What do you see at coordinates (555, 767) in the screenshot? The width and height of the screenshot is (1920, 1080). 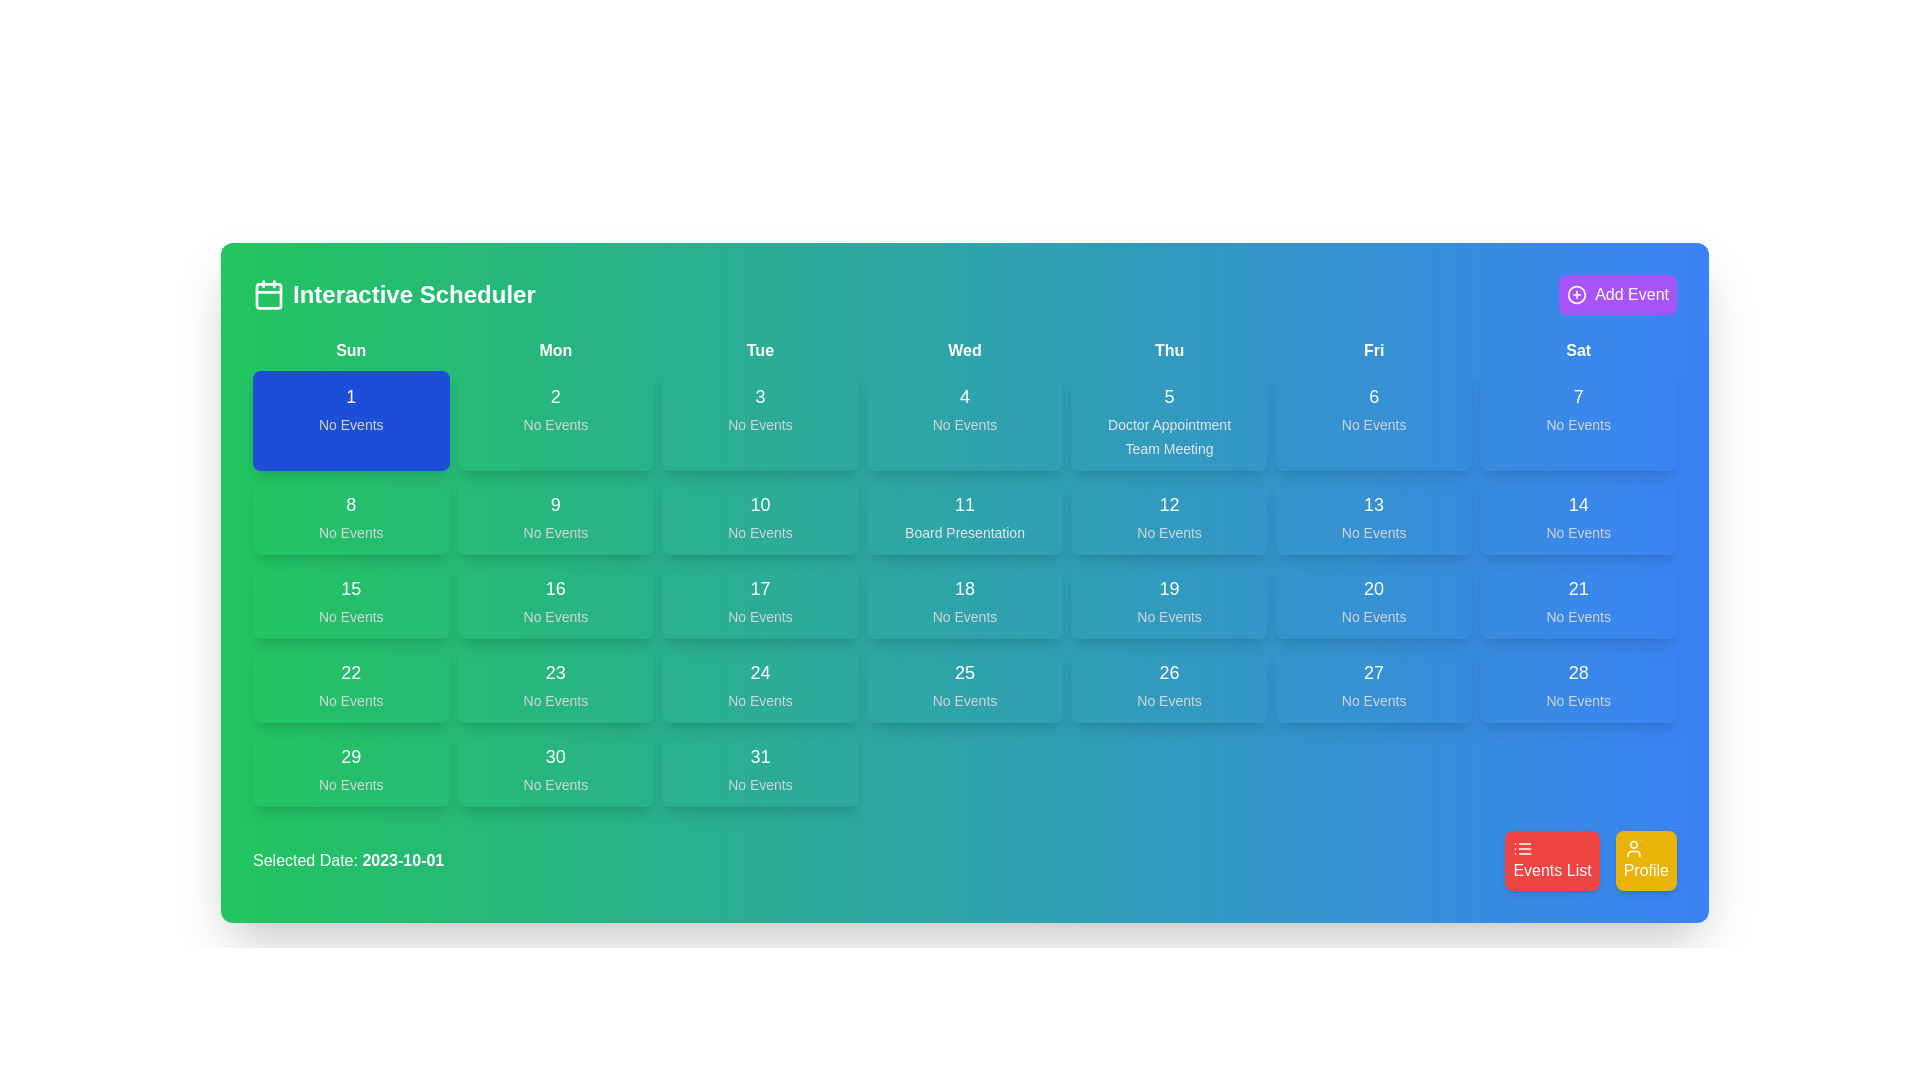 I see `the Calendar Day Tile representing the 30th day of the month` at bounding box center [555, 767].